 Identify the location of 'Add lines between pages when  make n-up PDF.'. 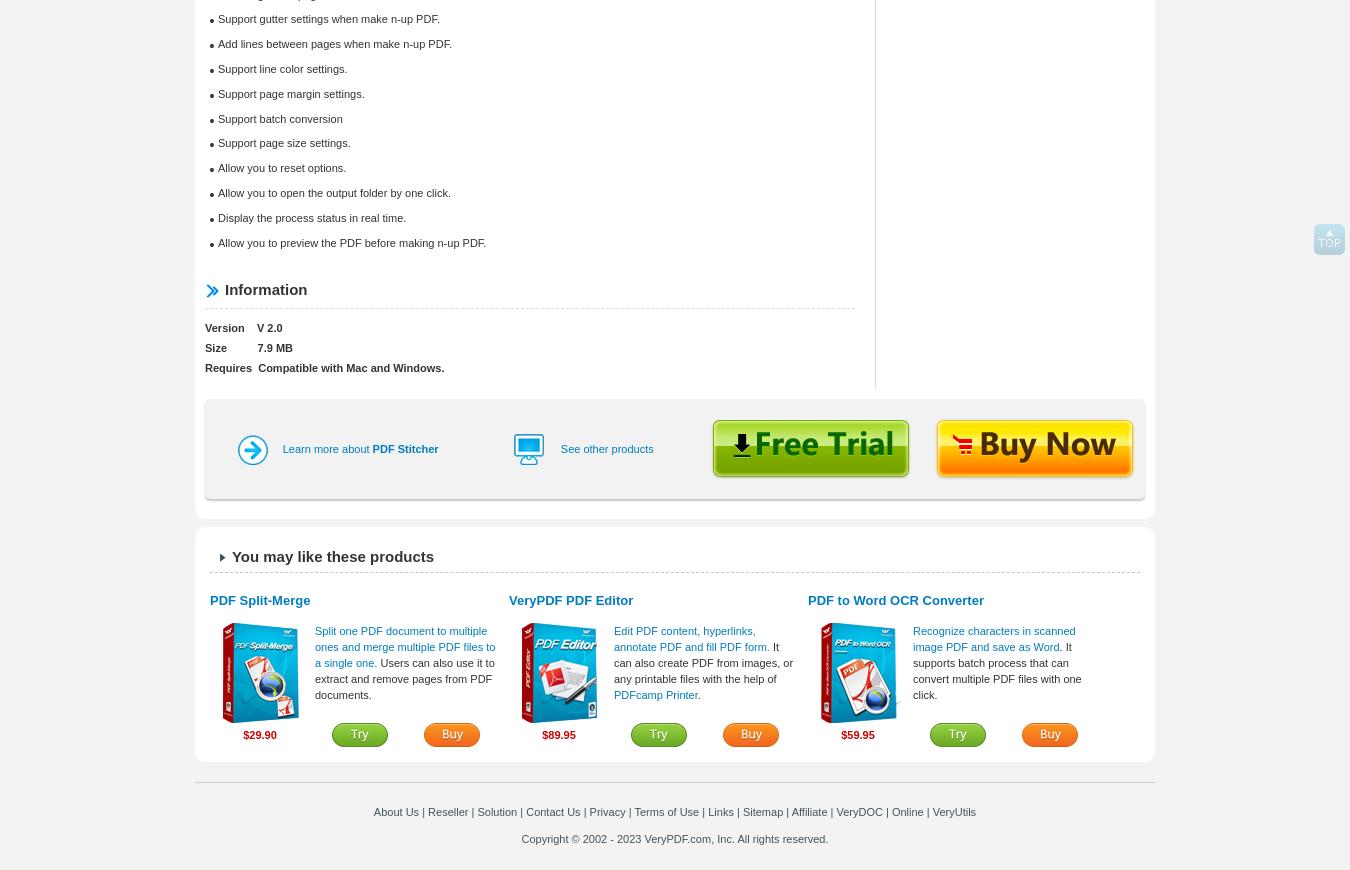
(333, 43).